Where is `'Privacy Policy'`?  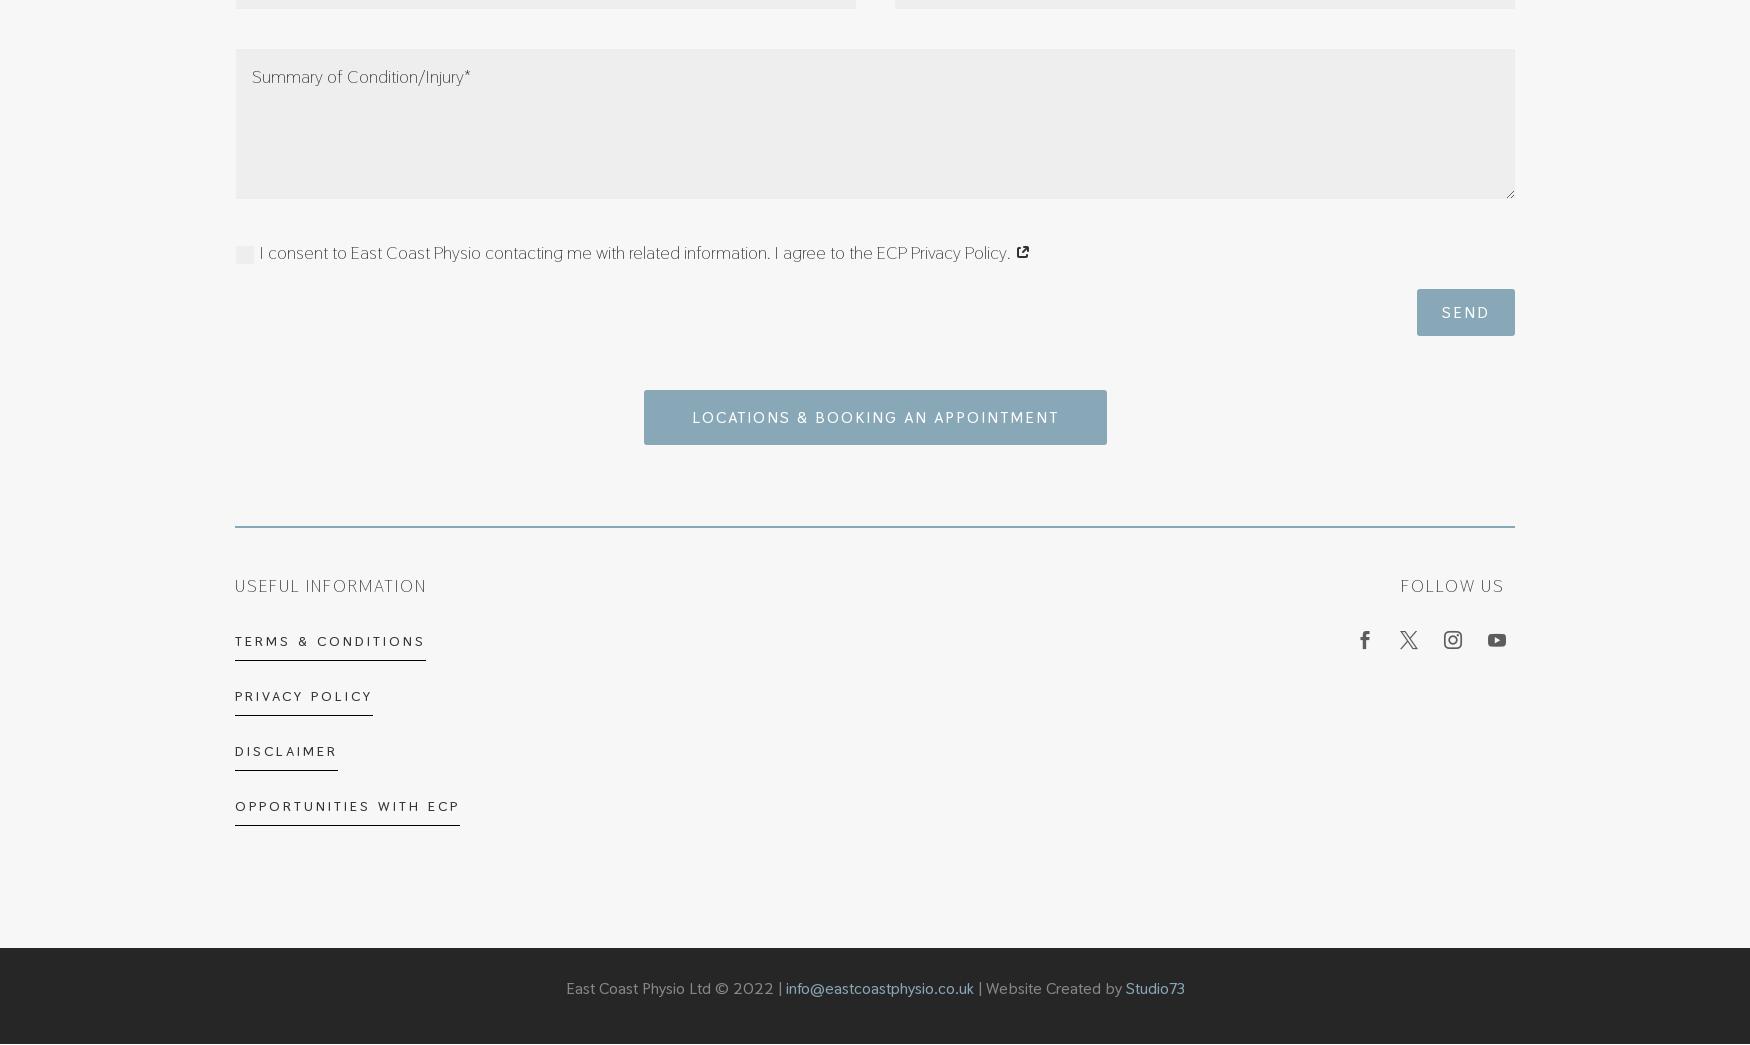 'Privacy Policy' is located at coordinates (302, 695).